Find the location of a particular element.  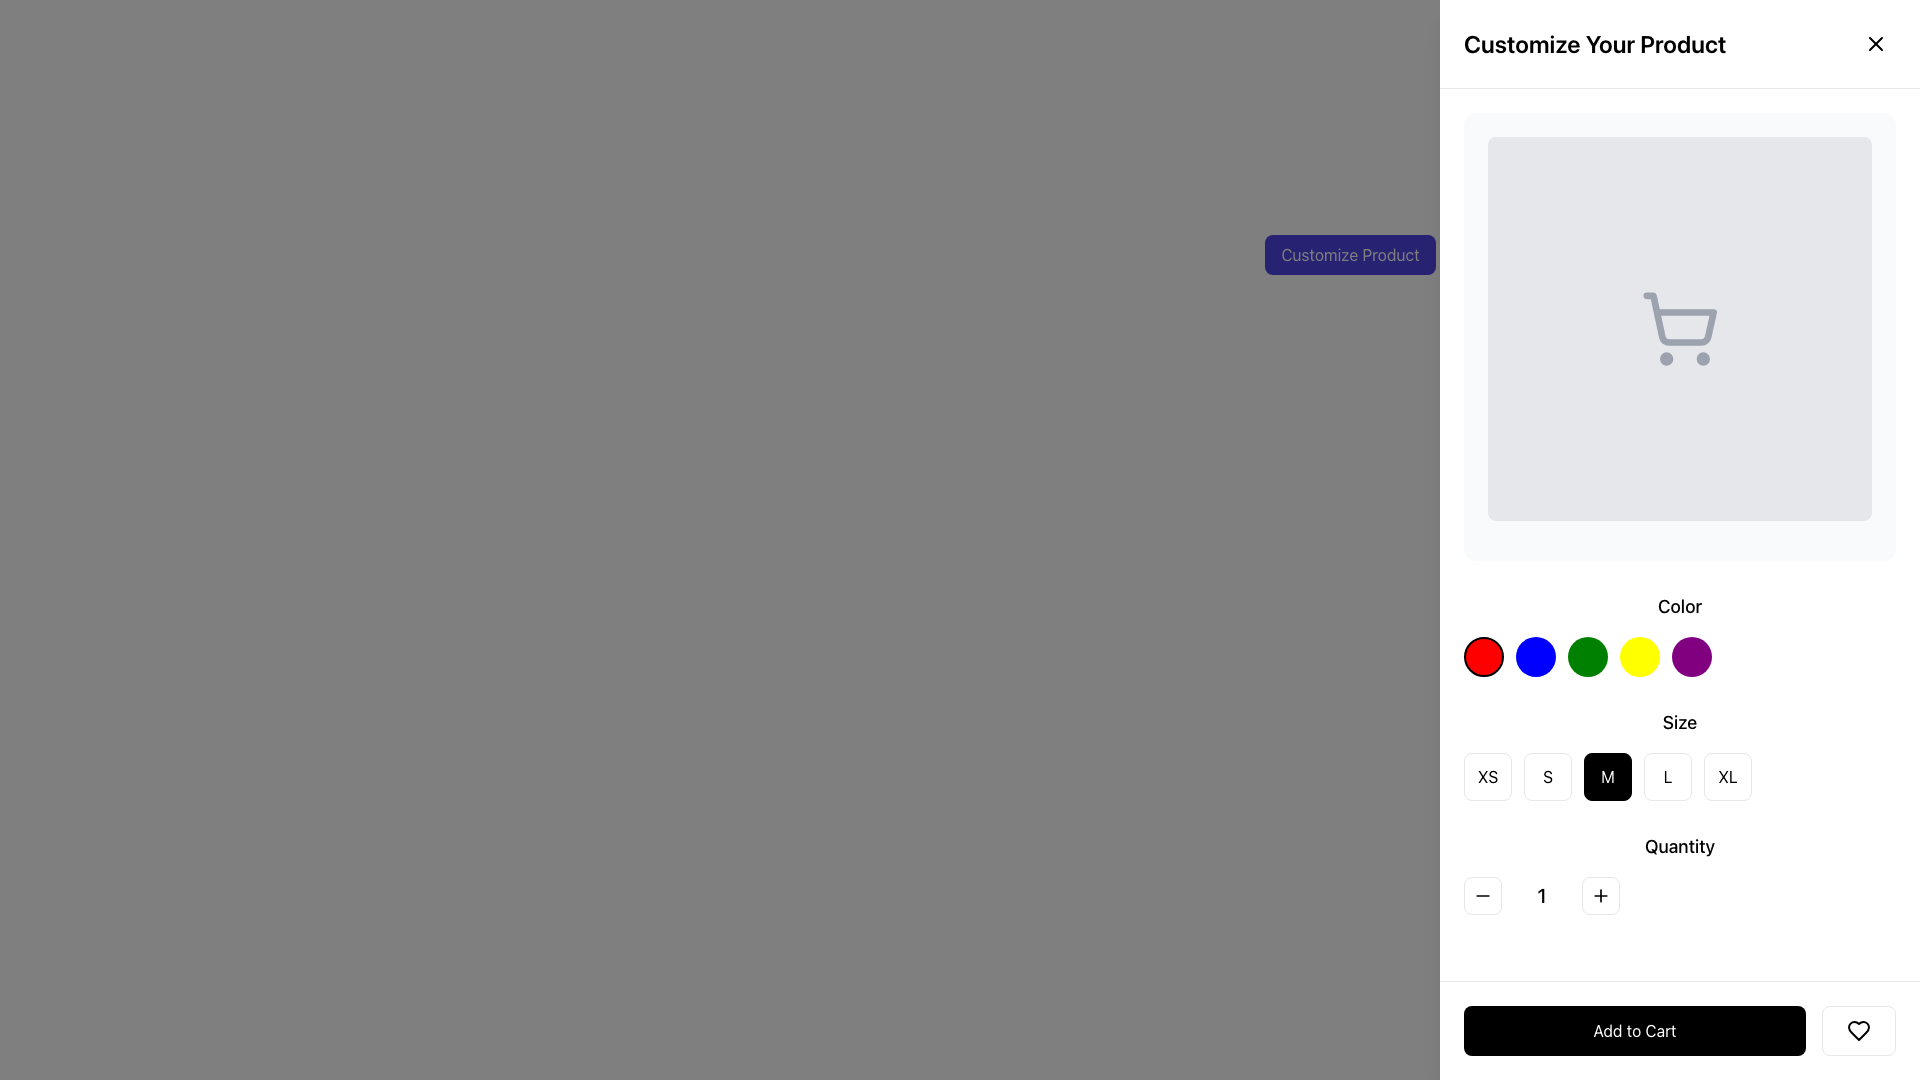

the shopping cart icon, which is a simplistic line art style element located within the 'Customize Your Product' interface, centered in the preview box at the top of the right panel is located at coordinates (1680, 318).